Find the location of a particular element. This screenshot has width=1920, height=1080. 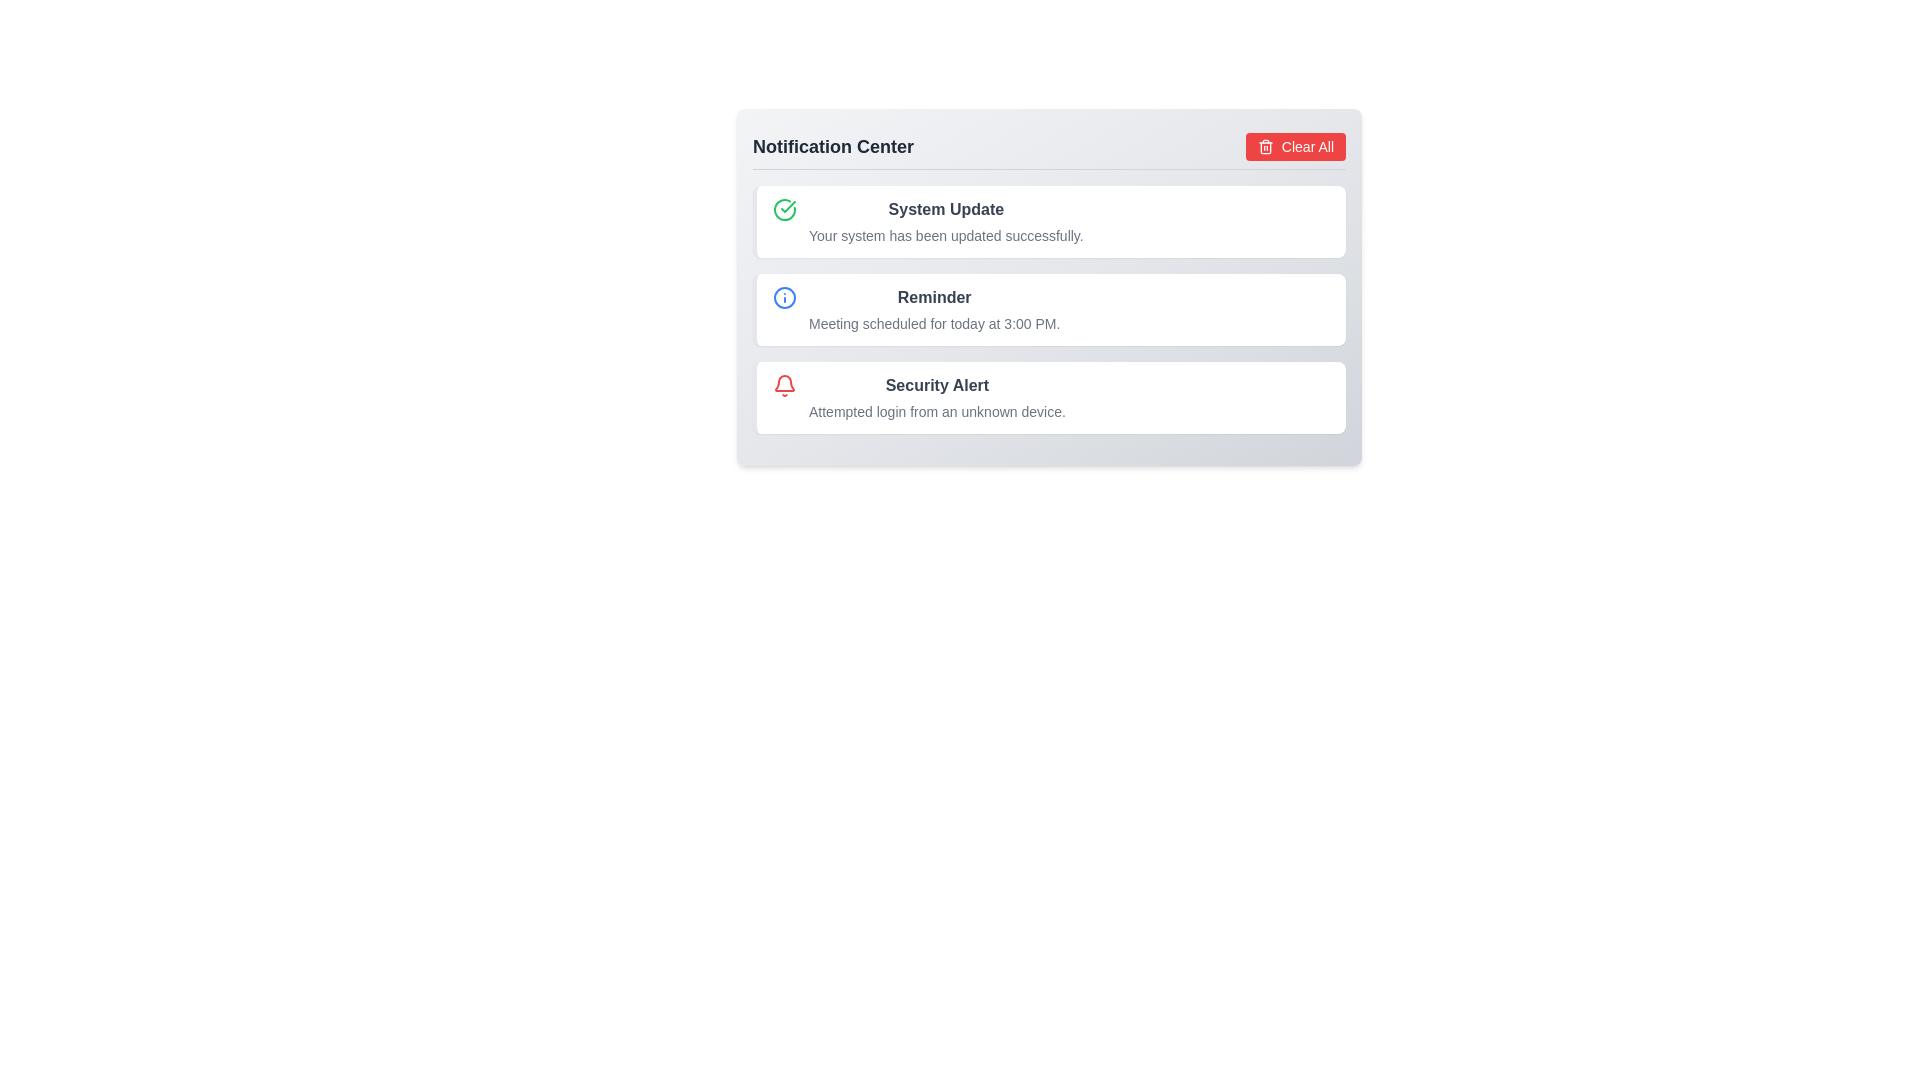

the text element that conveys additional details about the security alert regarding a login attempt from an unknown device, located below the 'Security Alert' heading in the third notification card of the Notification Center panel is located at coordinates (936, 411).